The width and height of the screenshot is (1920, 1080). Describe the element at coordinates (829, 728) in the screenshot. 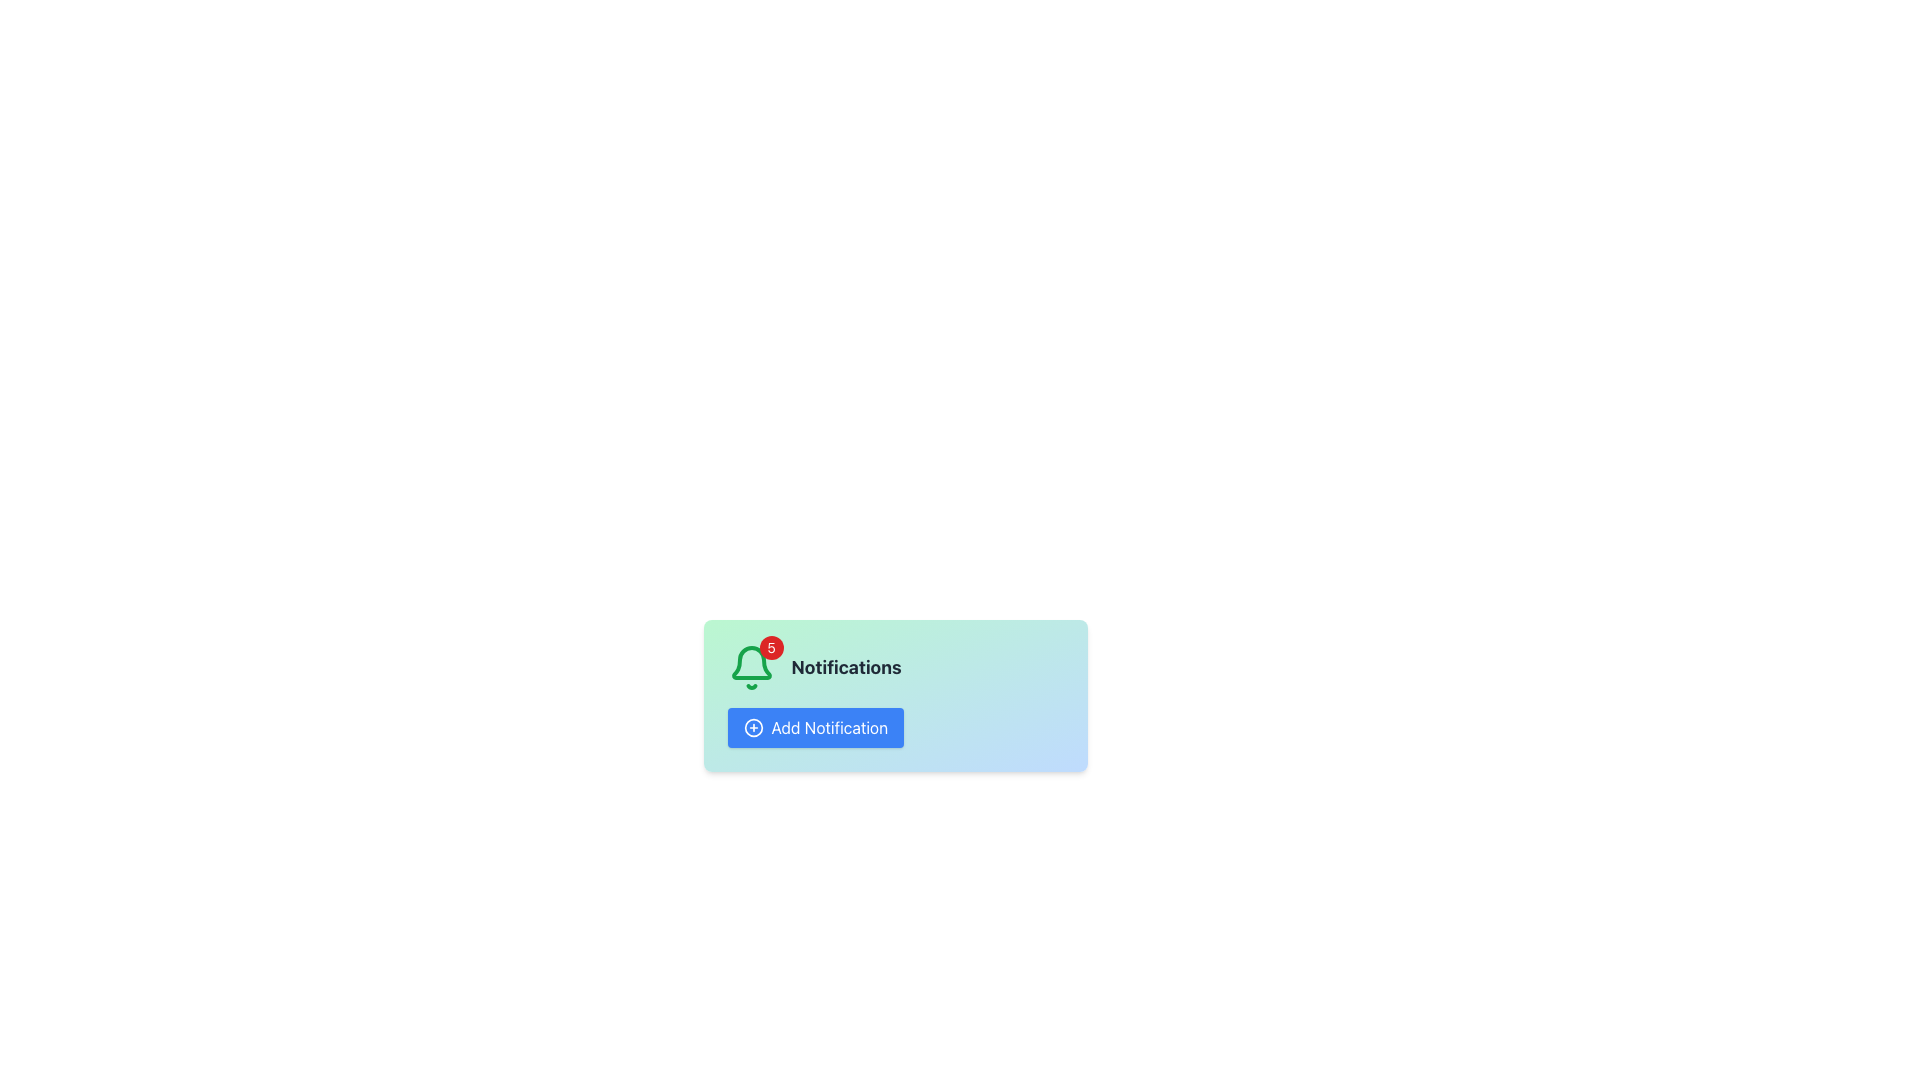

I see `the 'Add Notification' label within the button located at the bottom-right corner of the notification panel to initiate the action of adding or managing notifications` at that location.